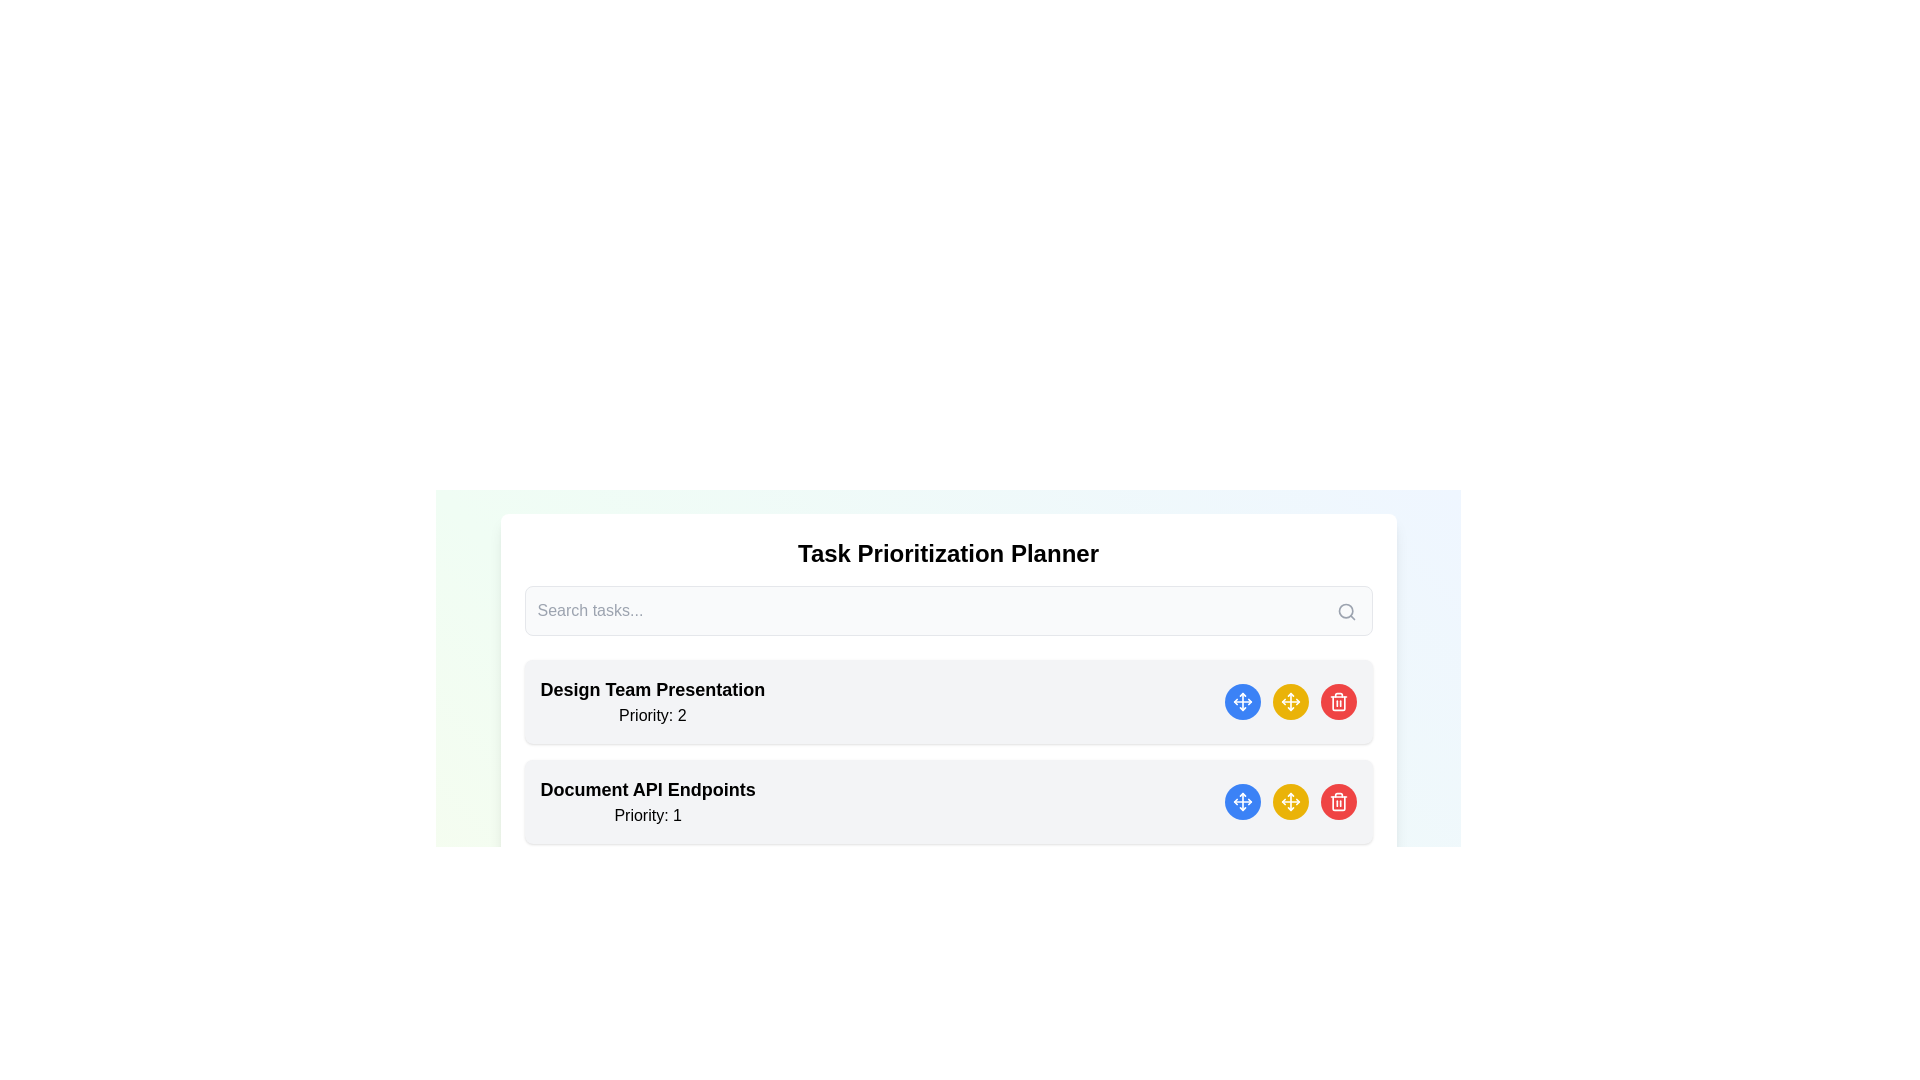 The width and height of the screenshot is (1920, 1080). I want to click on the Label group displaying the task titled 'Design Team Presentation' with priority '2', which is positioned at the top of the task list, so click(652, 701).